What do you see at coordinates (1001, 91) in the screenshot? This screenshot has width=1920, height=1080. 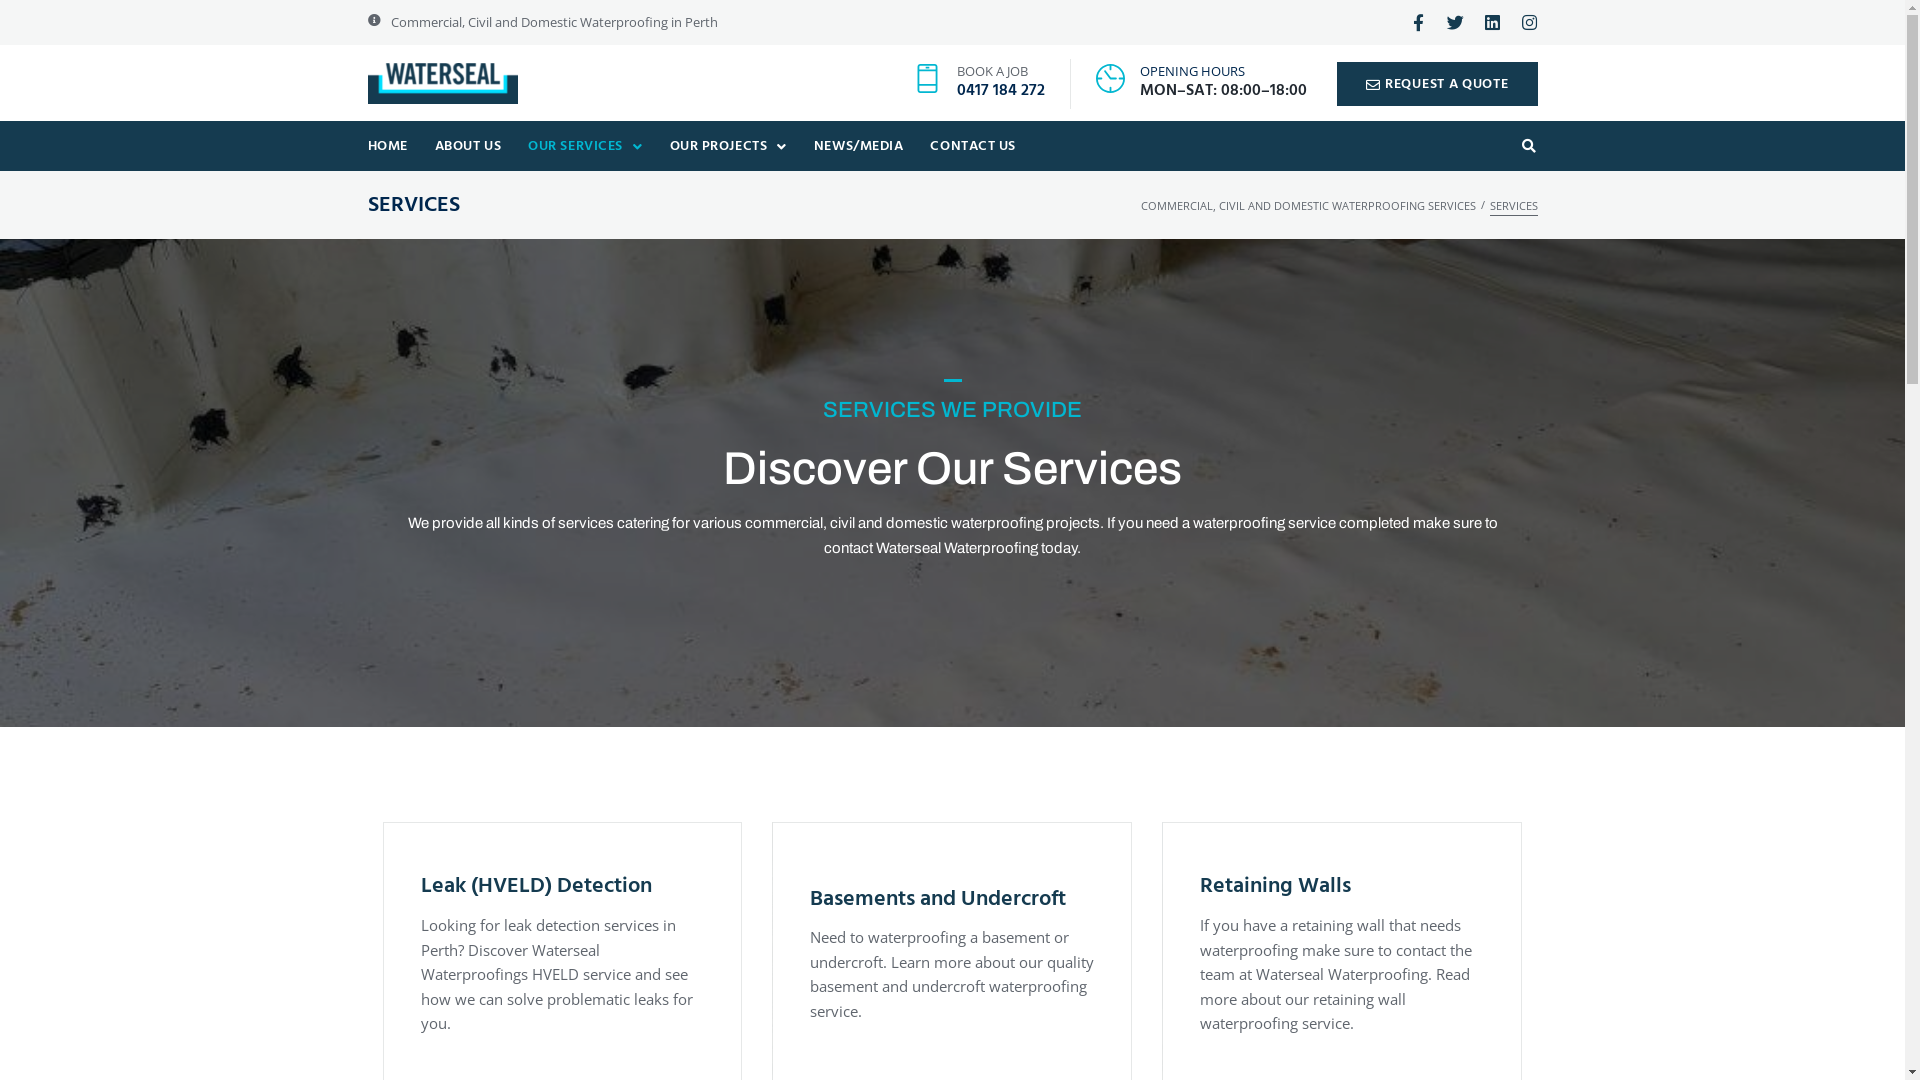 I see `'0417 184 272'` at bounding box center [1001, 91].